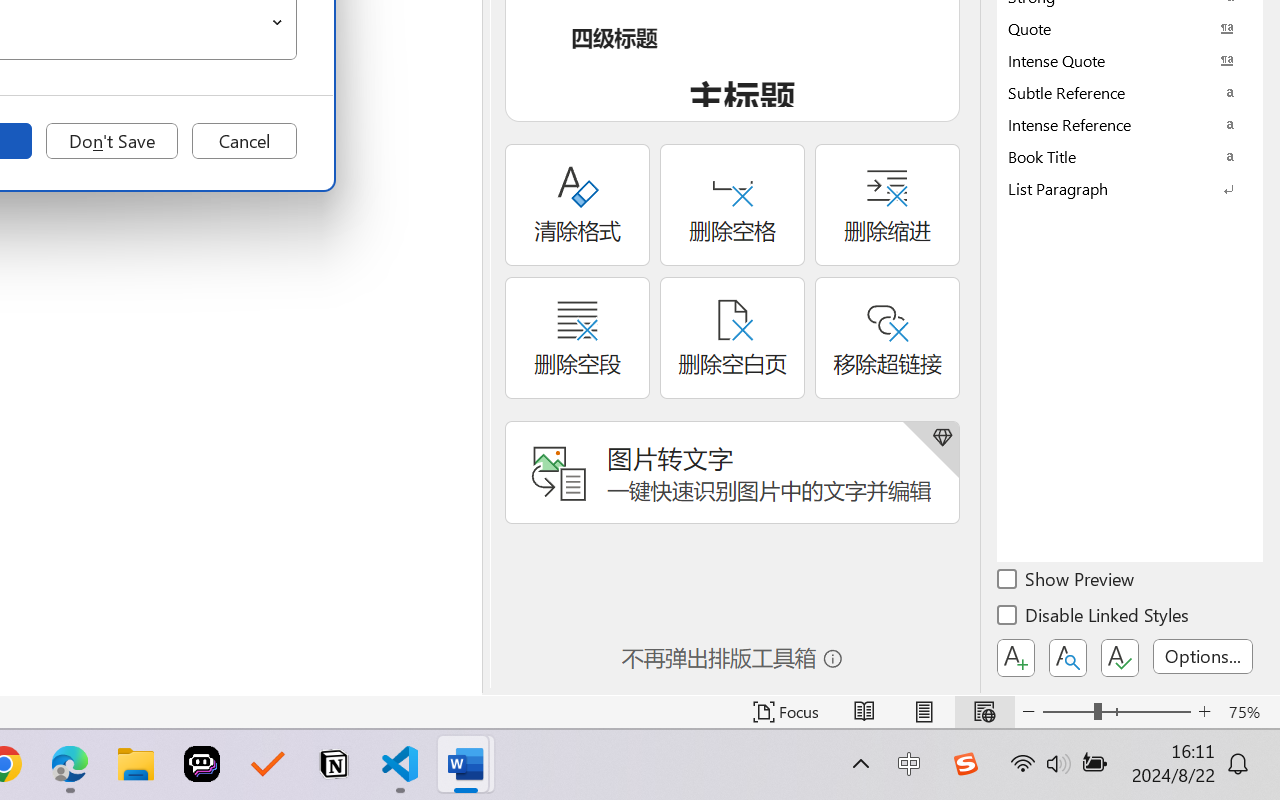  I want to click on 'Book Title', so click(1130, 156).